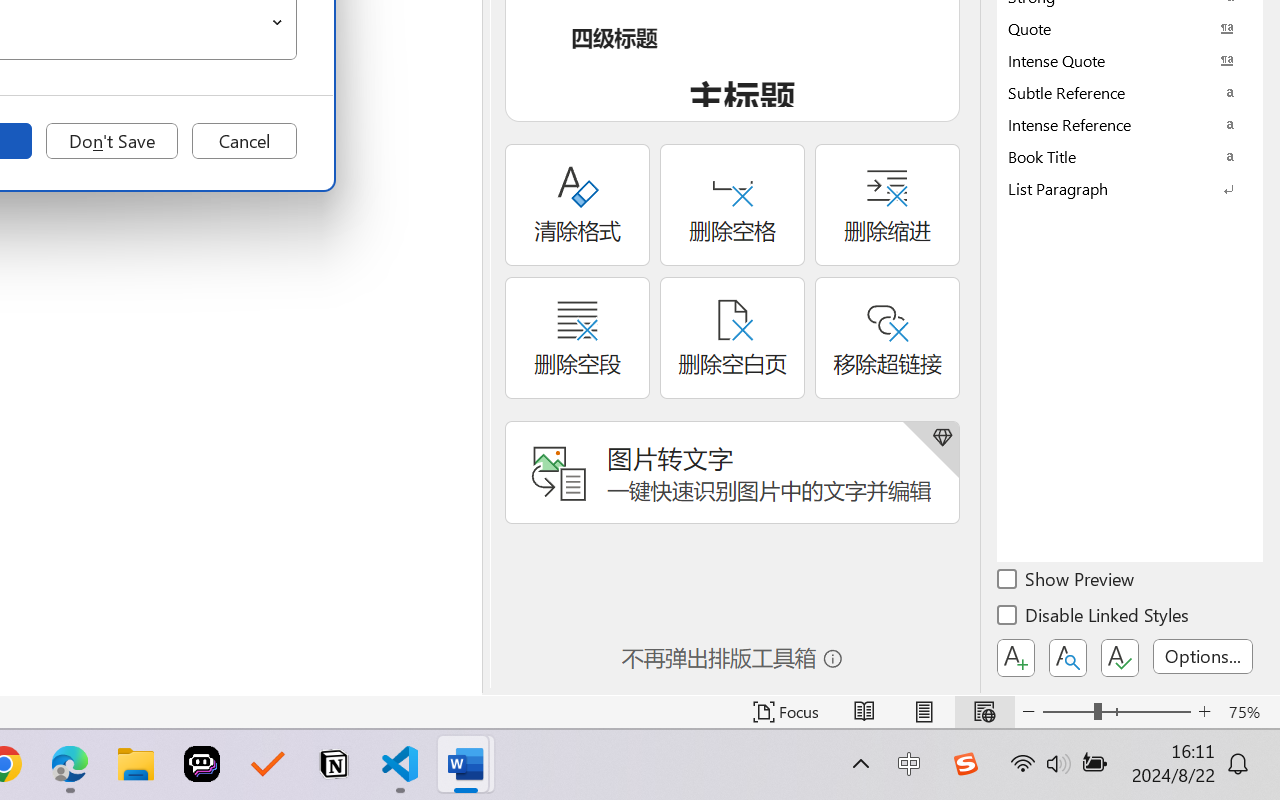  I want to click on 'Book Title', so click(1130, 156).